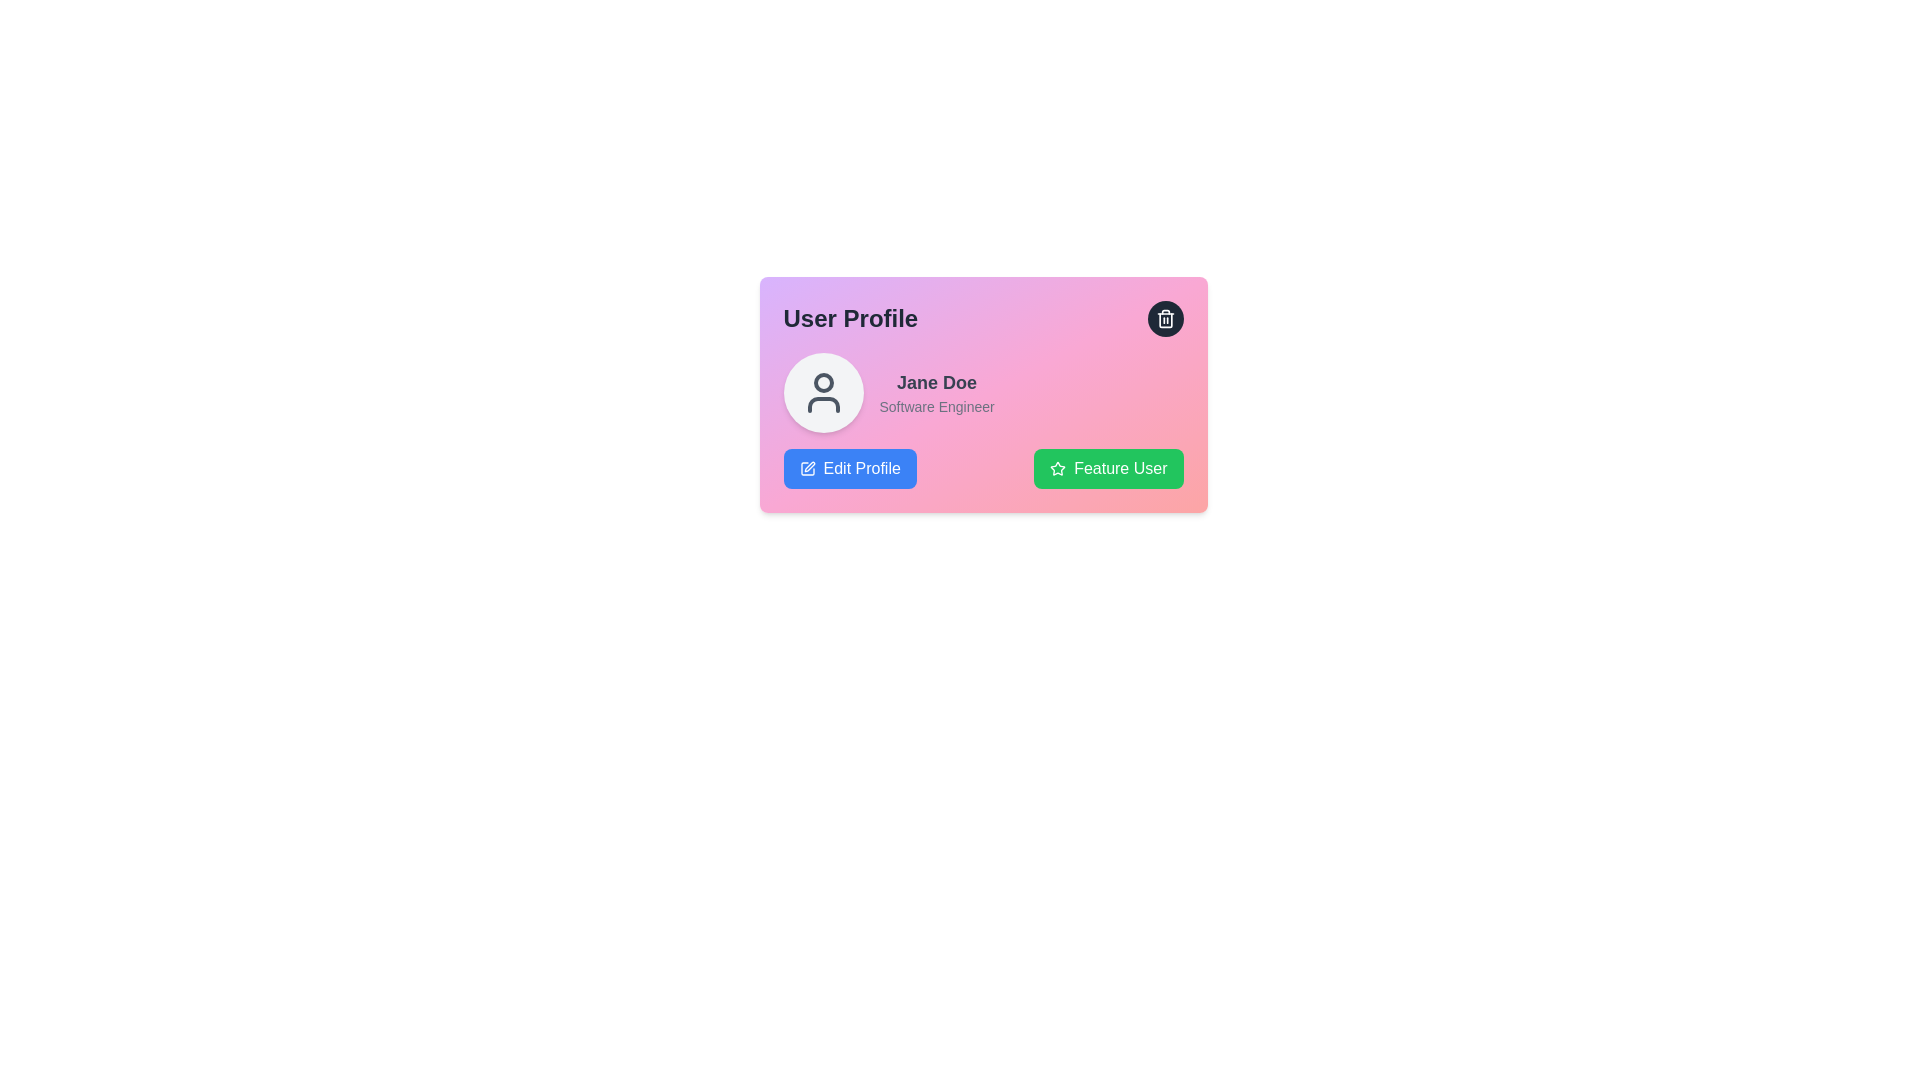 Image resolution: width=1920 pixels, height=1080 pixels. What do you see at coordinates (823, 393) in the screenshot?
I see `the user icon represented as a stylized outline of a person, which is centrally aligned within a circular area at the top-left of the 'User Profile' card` at bounding box center [823, 393].